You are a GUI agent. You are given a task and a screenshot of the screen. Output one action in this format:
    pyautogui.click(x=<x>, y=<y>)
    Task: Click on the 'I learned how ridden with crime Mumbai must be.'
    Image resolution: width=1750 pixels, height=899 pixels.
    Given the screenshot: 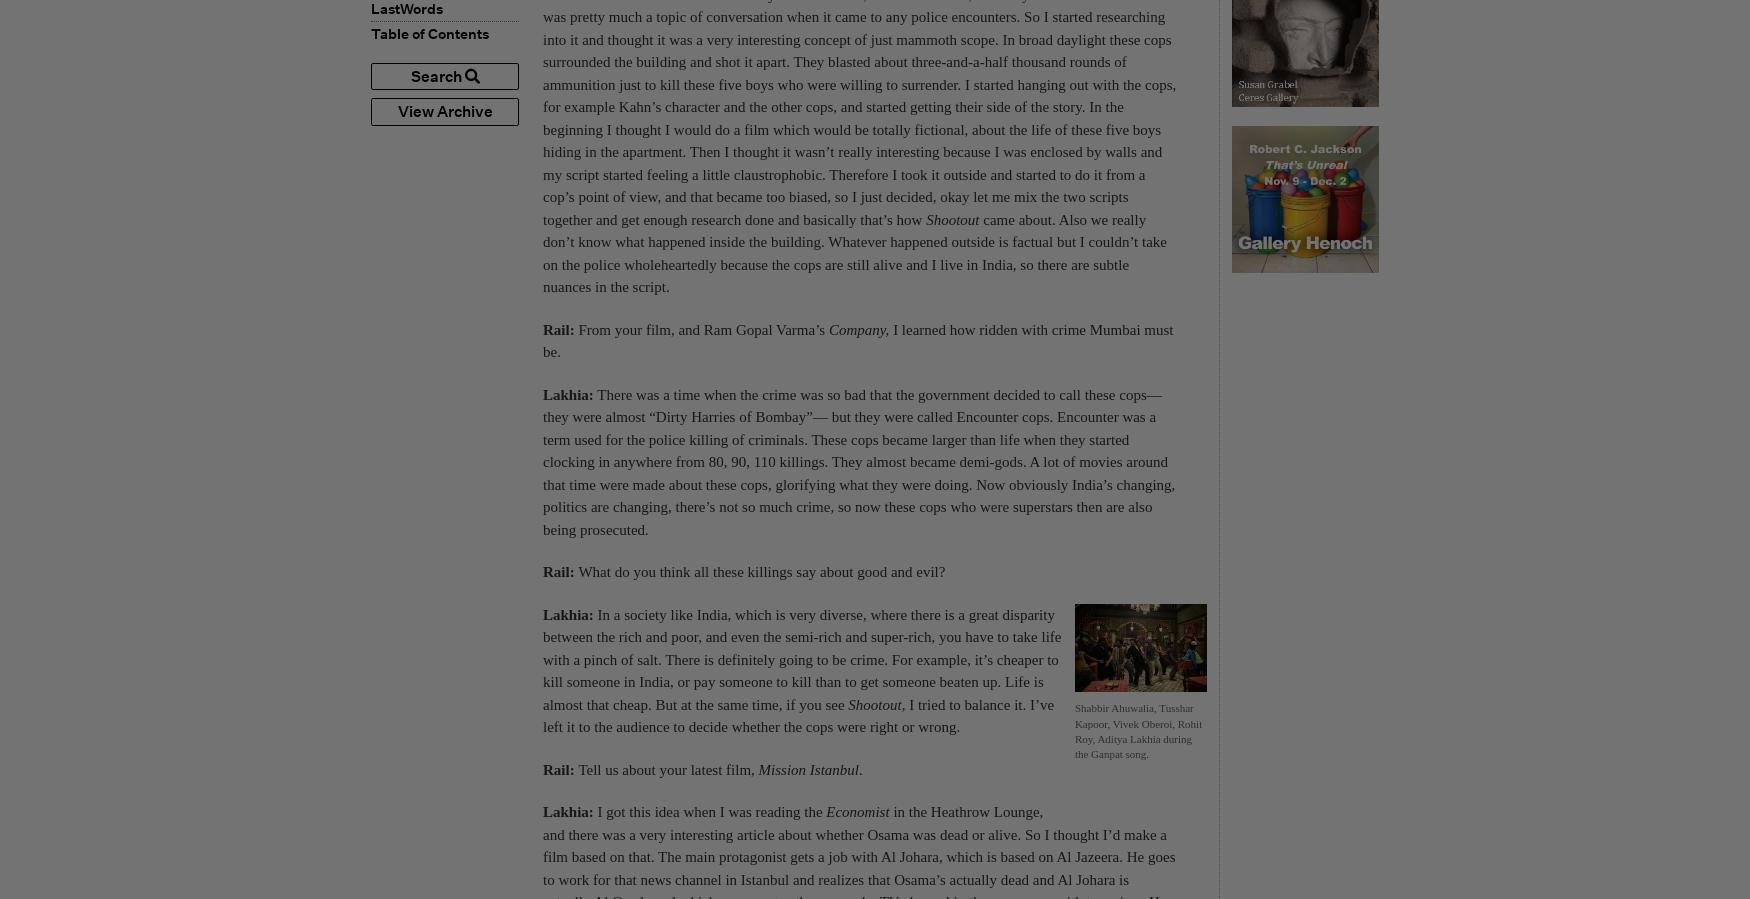 What is the action you would take?
    pyautogui.click(x=542, y=339)
    